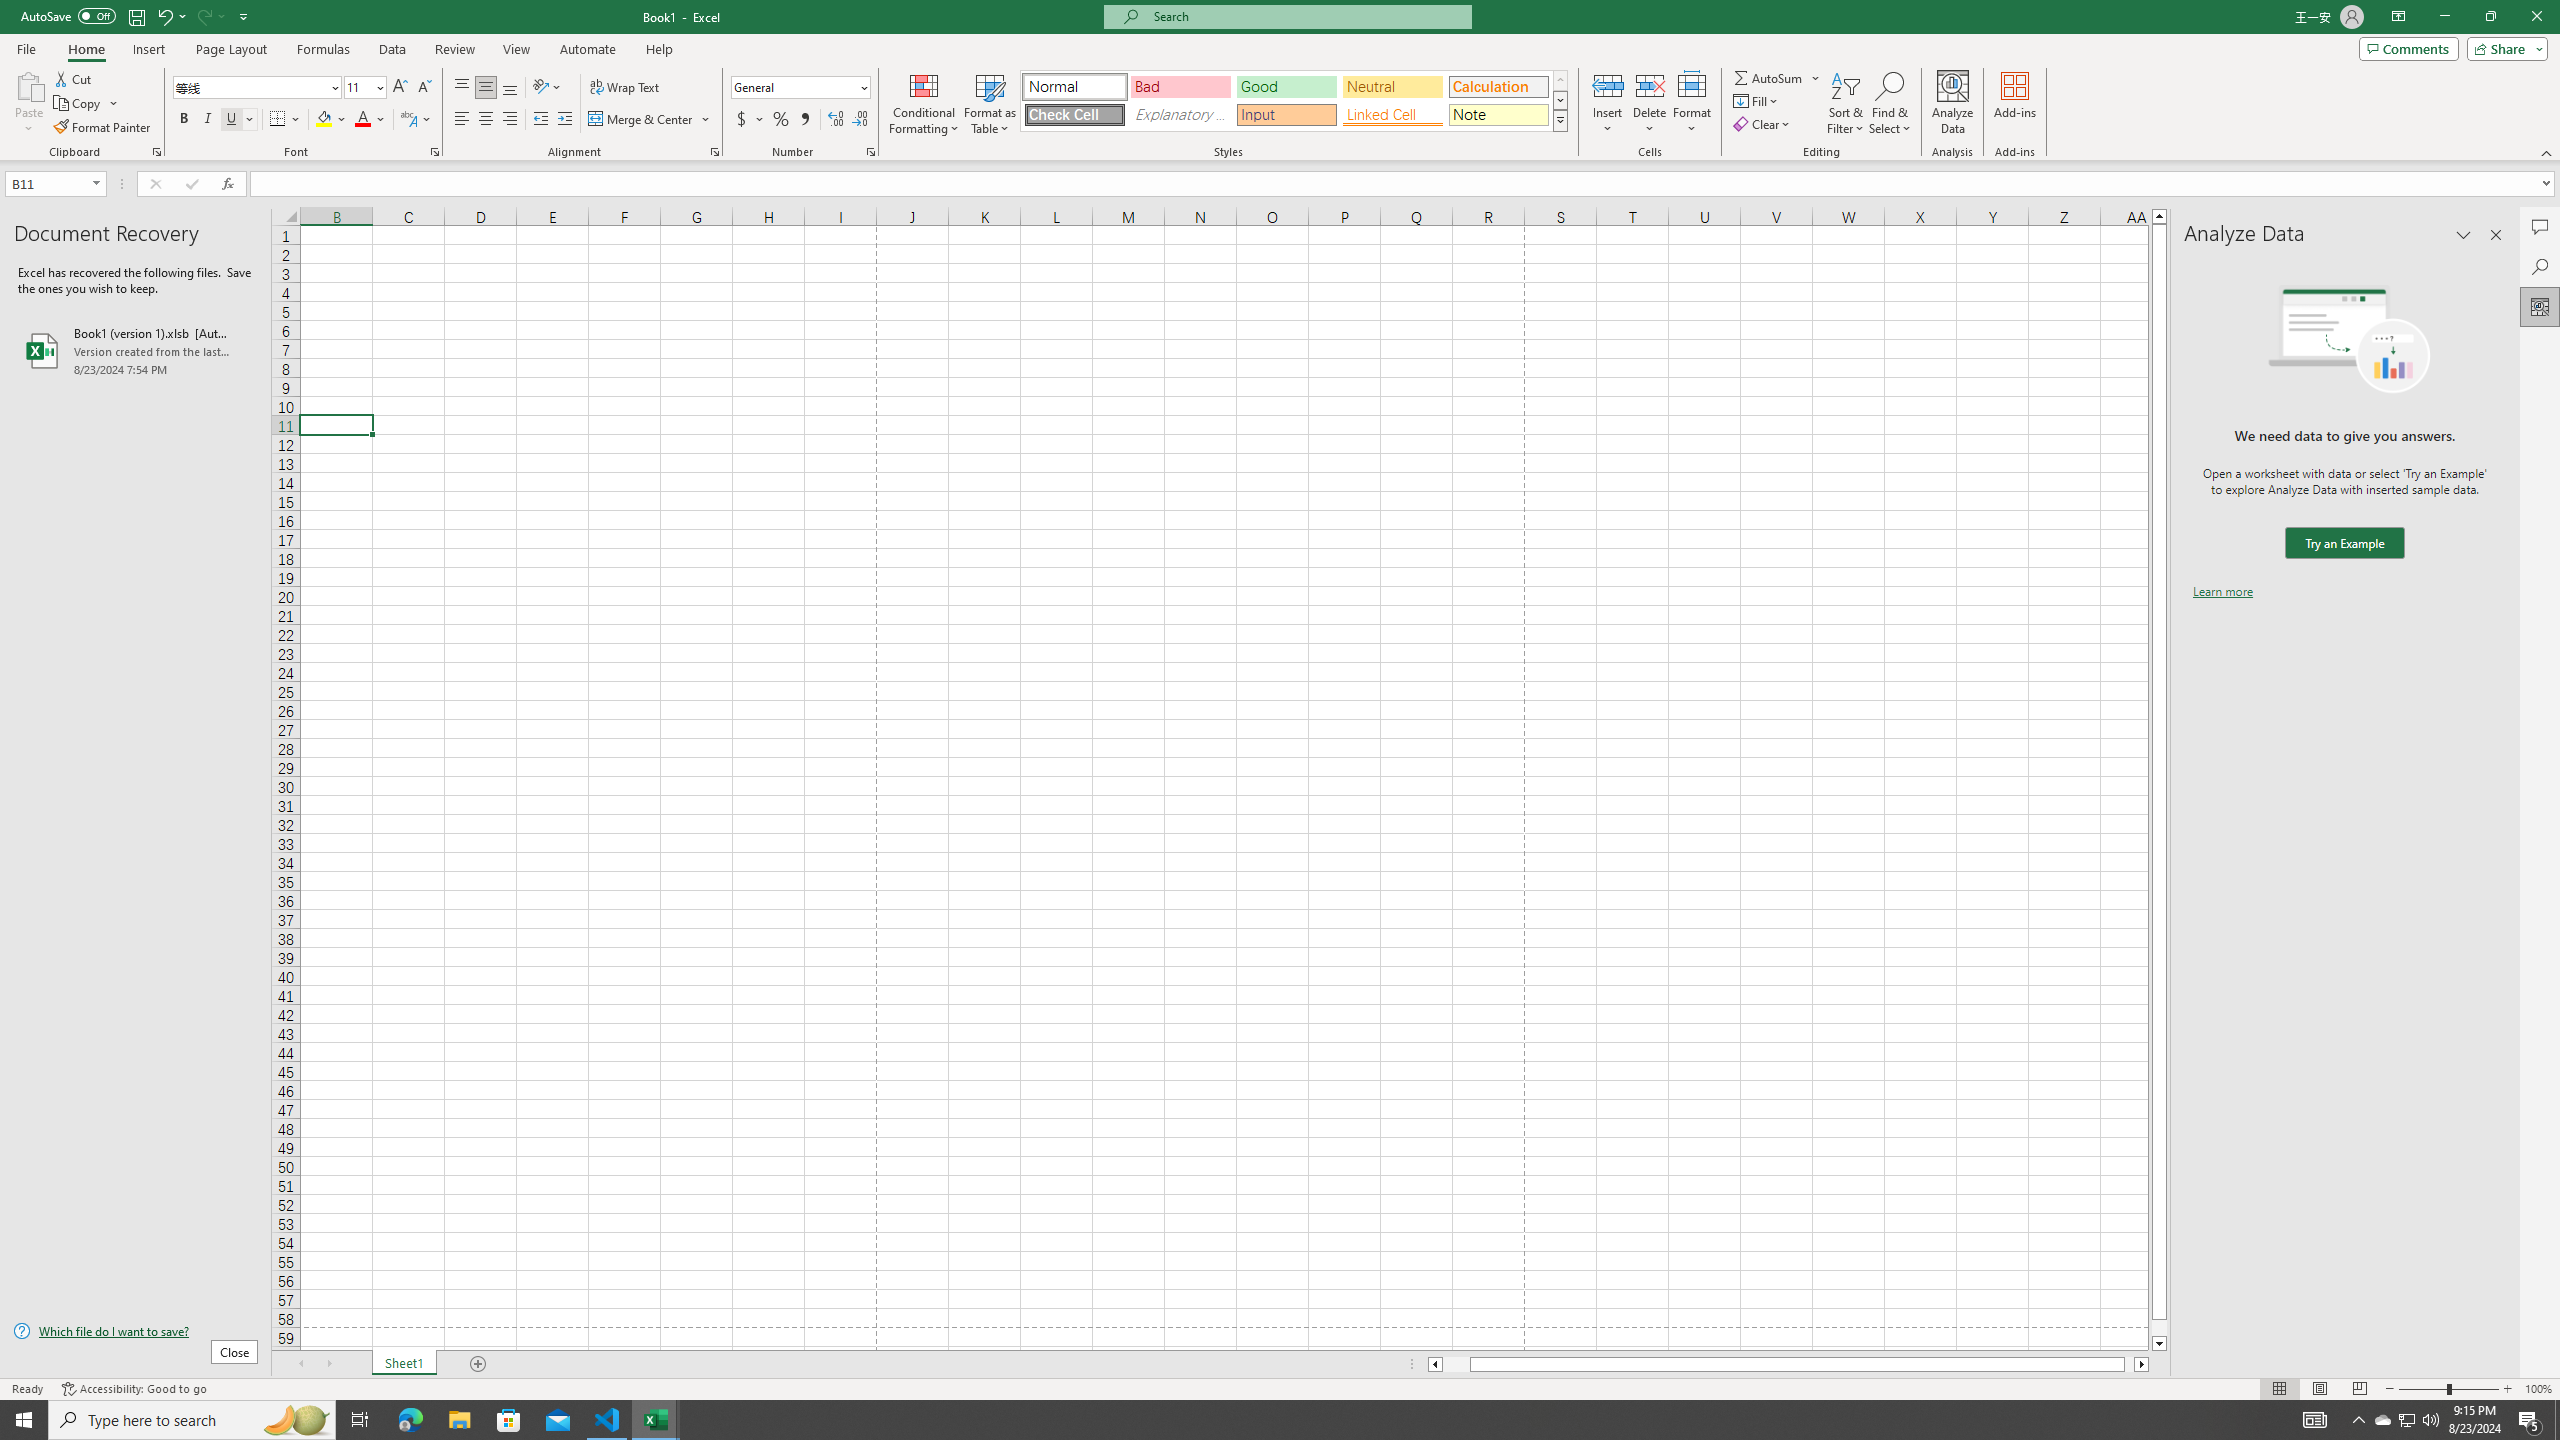 The image size is (2560, 1440). What do you see at coordinates (1560, 99) in the screenshot?
I see `'Row Down'` at bounding box center [1560, 99].